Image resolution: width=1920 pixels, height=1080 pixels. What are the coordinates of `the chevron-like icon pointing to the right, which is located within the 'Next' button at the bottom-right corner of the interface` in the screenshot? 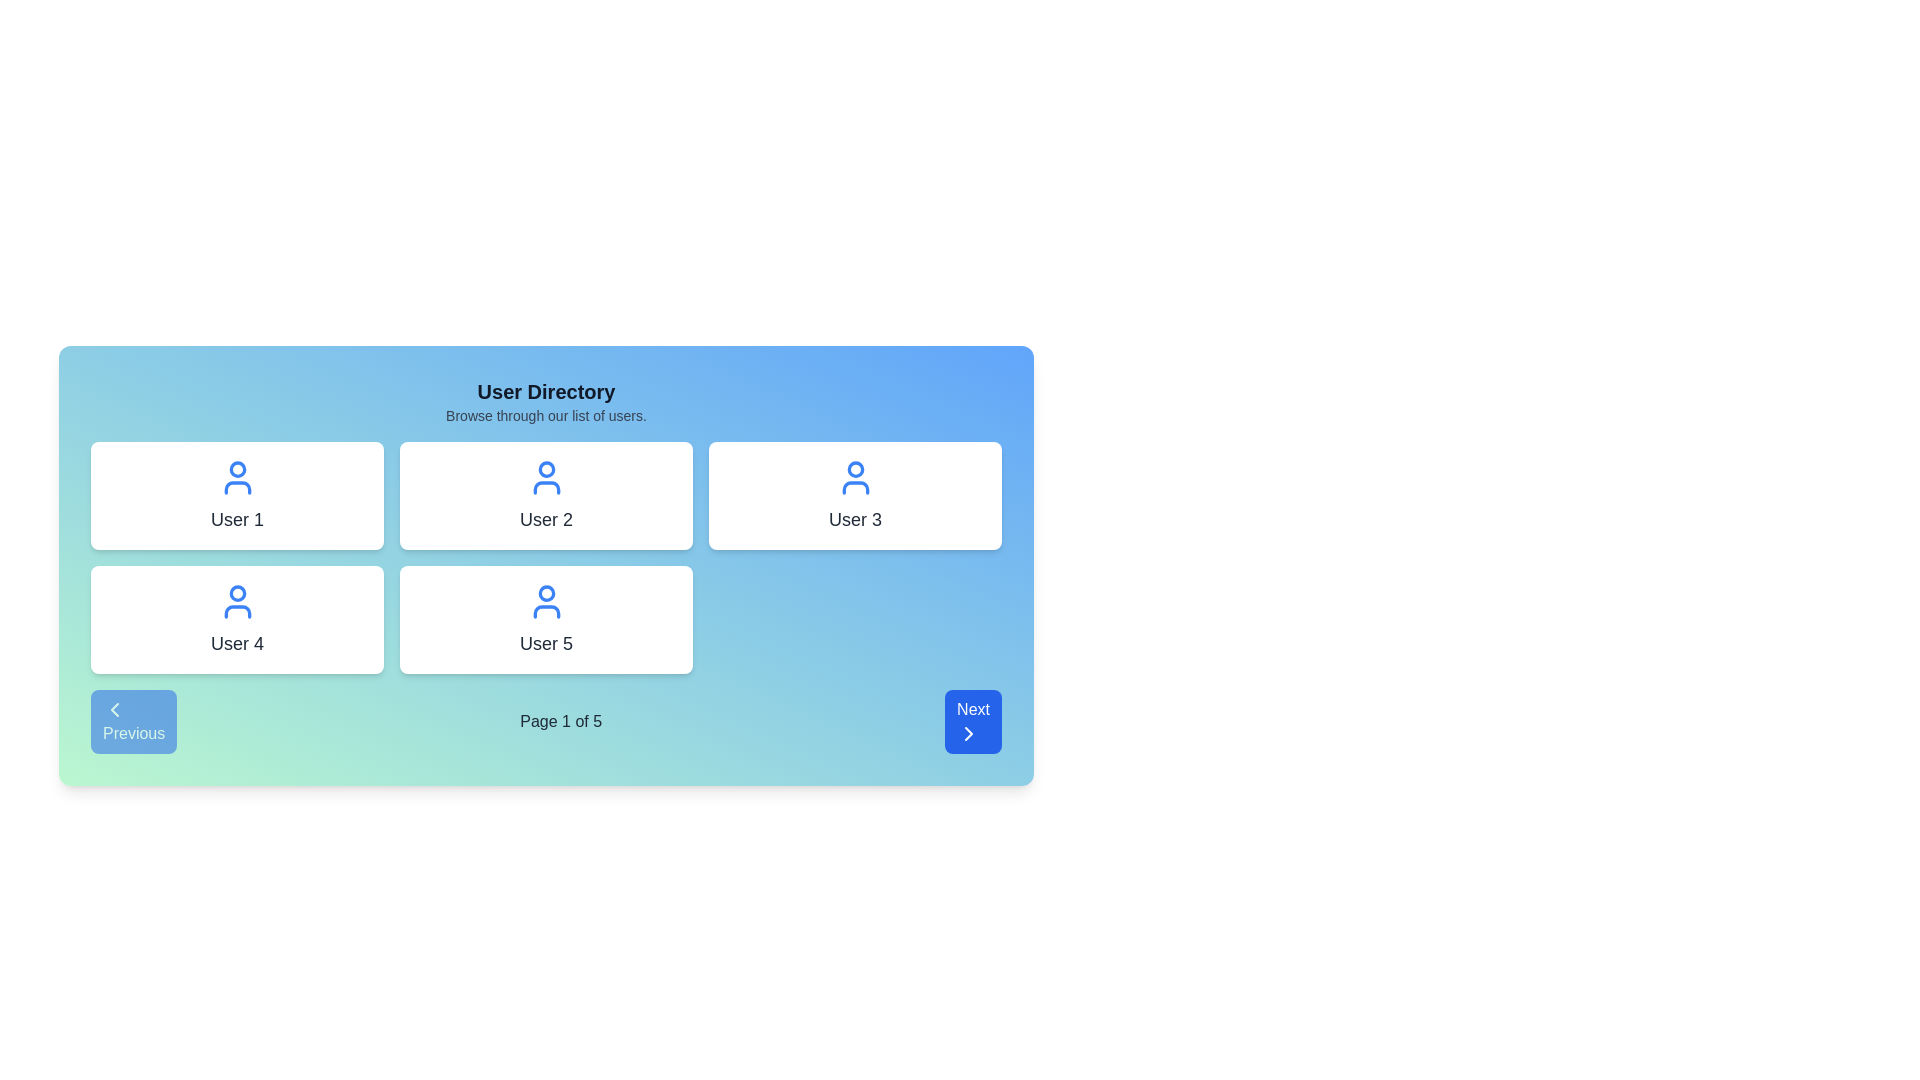 It's located at (969, 733).